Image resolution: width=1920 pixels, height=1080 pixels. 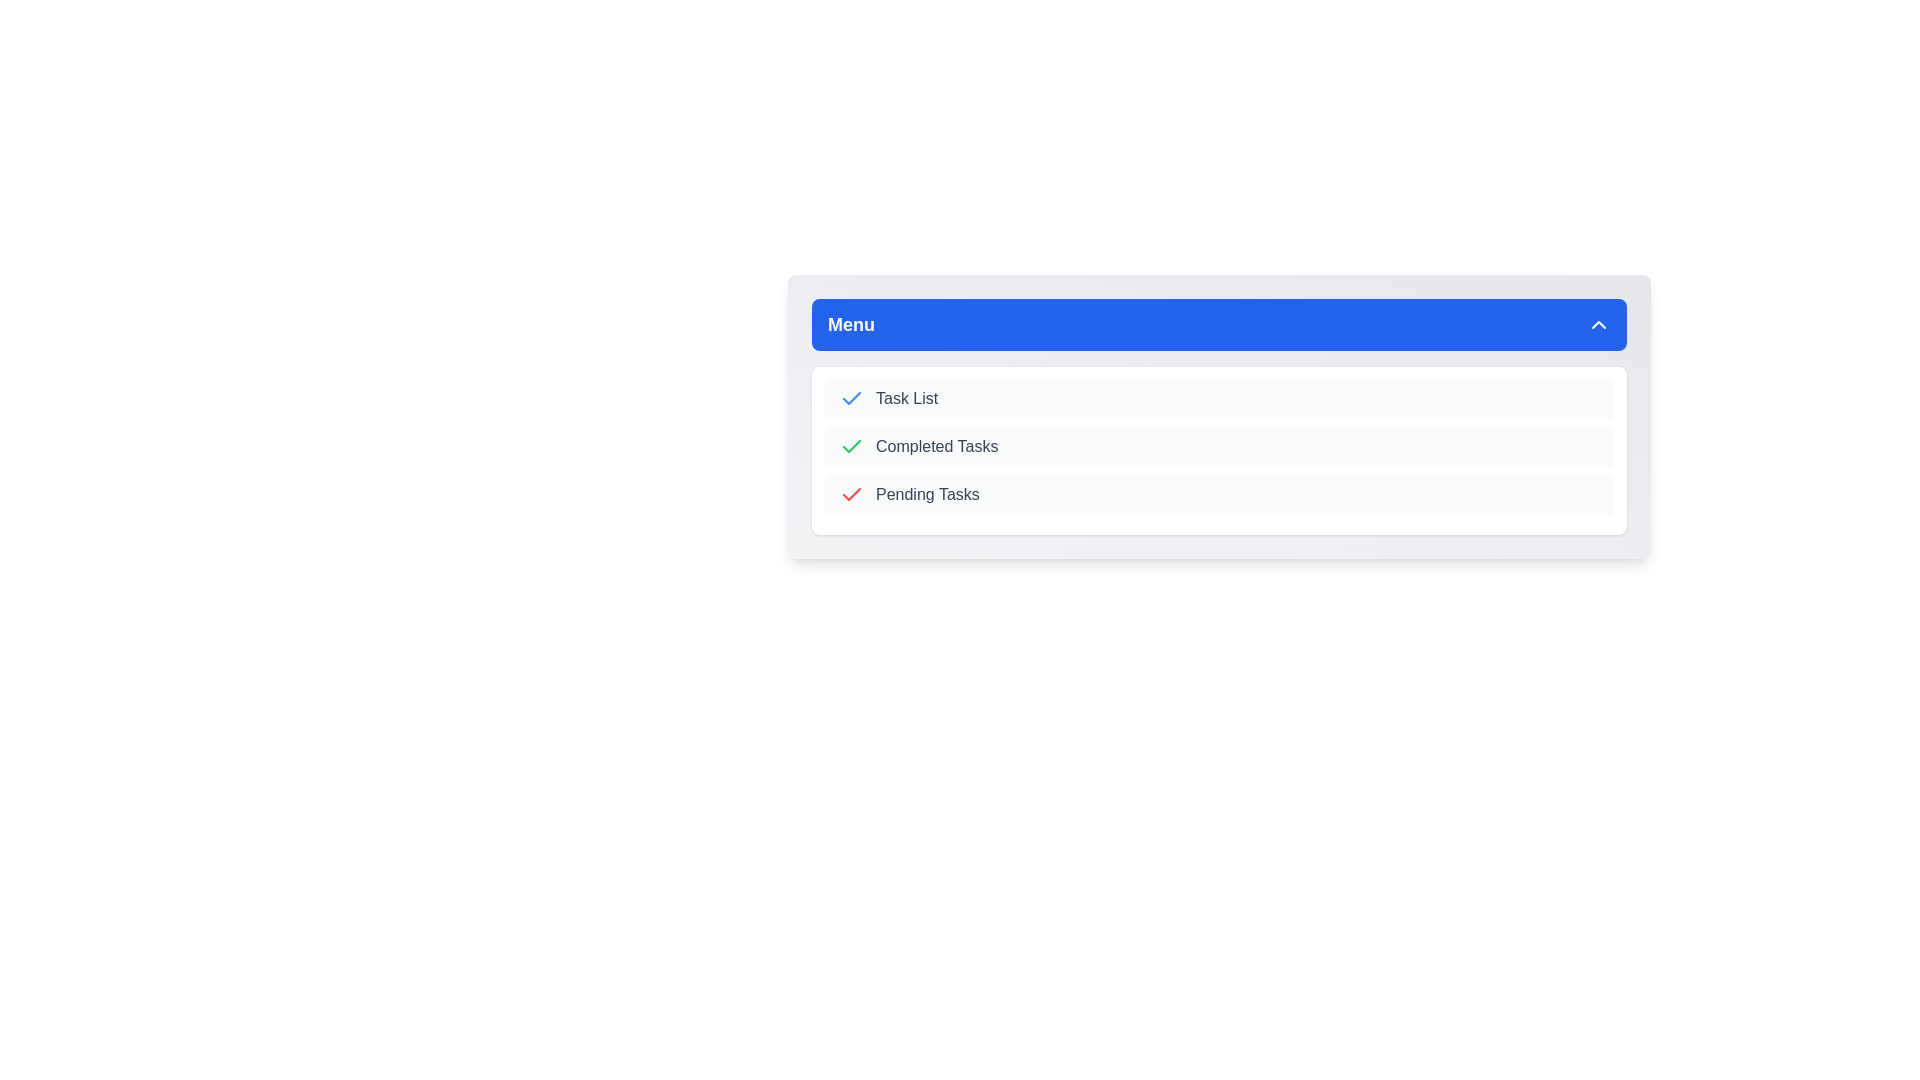 I want to click on the third list item styled as a button with a light gray background and a red checkmark icon, labeled 'Pending Tasks', so click(x=1218, y=494).